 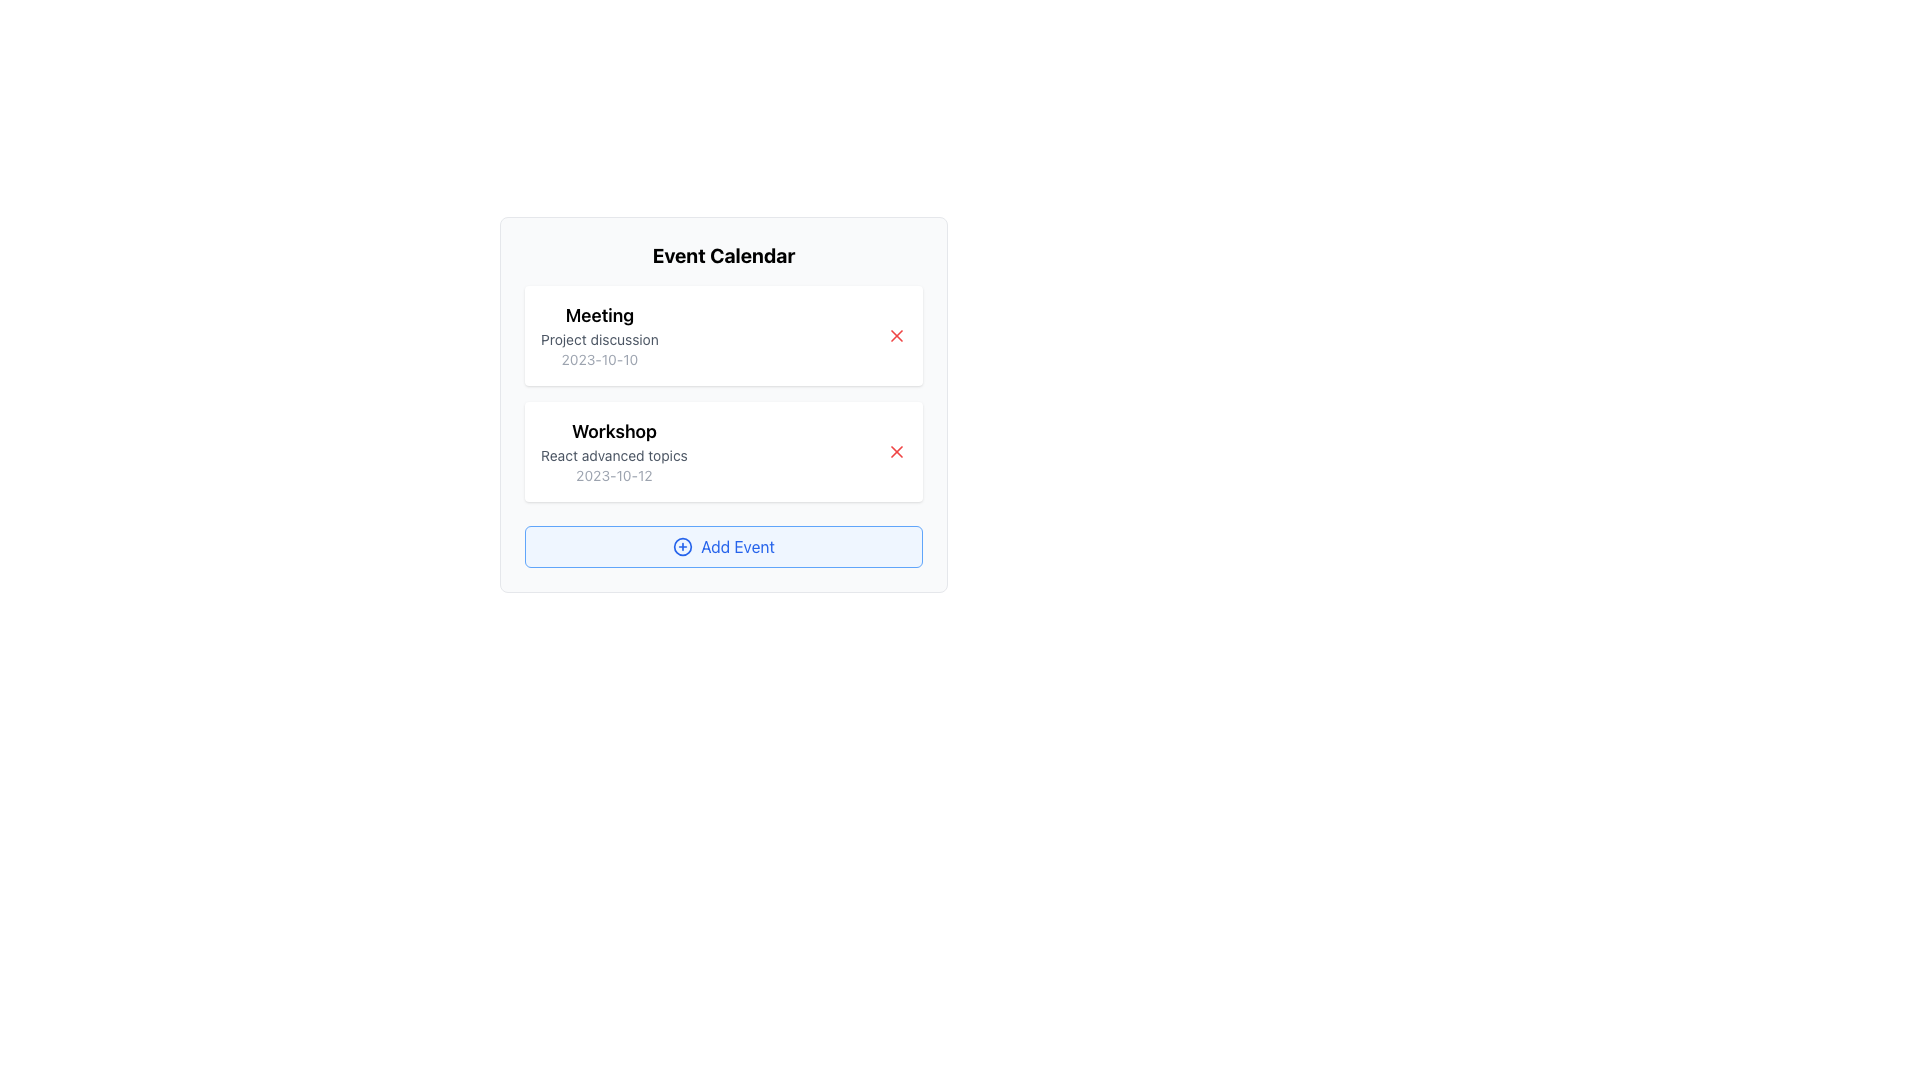 What do you see at coordinates (613, 475) in the screenshot?
I see `the date displayed in the Text label for the workshop event, which is centrally aligned and located below the 'React advanced topics' text in the Event Calendar` at bounding box center [613, 475].